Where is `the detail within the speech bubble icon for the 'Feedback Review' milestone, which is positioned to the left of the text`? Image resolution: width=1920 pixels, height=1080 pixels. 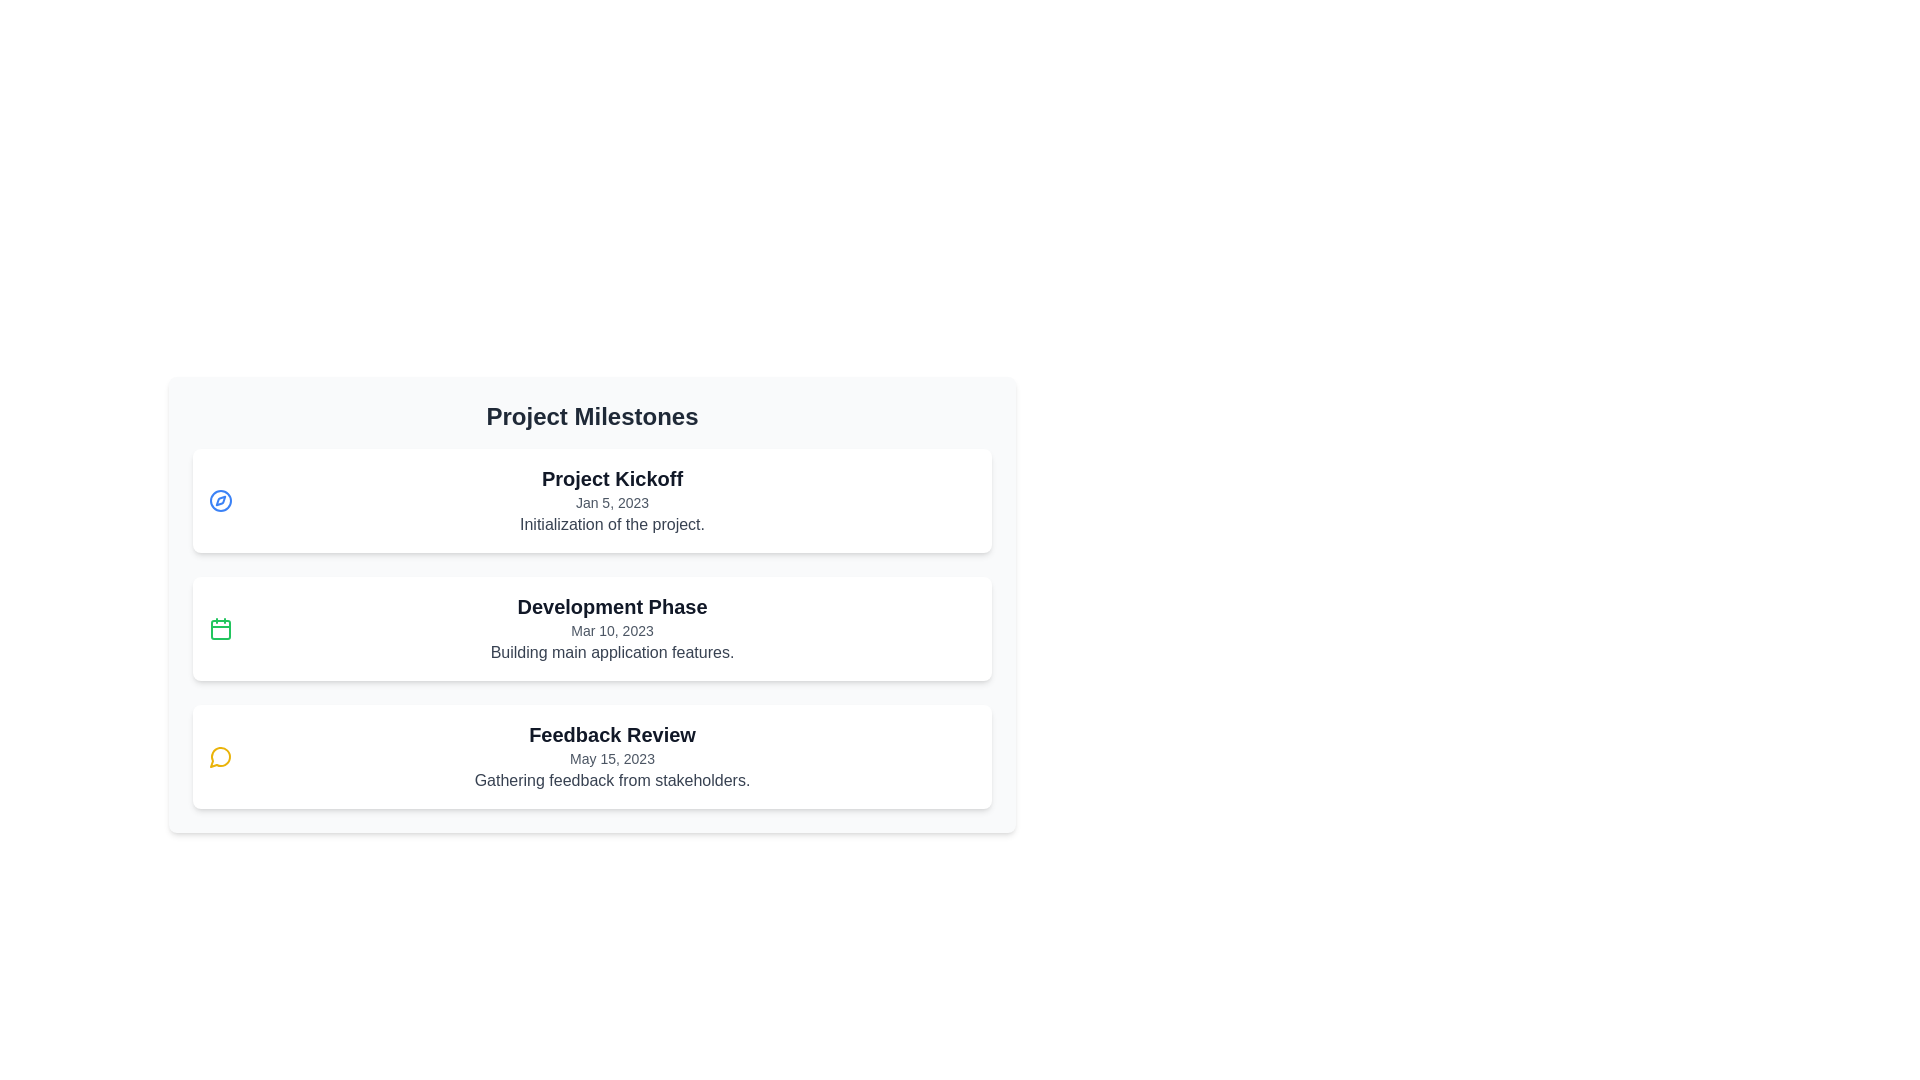 the detail within the speech bubble icon for the 'Feedback Review' milestone, which is positioned to the left of the text is located at coordinates (220, 757).